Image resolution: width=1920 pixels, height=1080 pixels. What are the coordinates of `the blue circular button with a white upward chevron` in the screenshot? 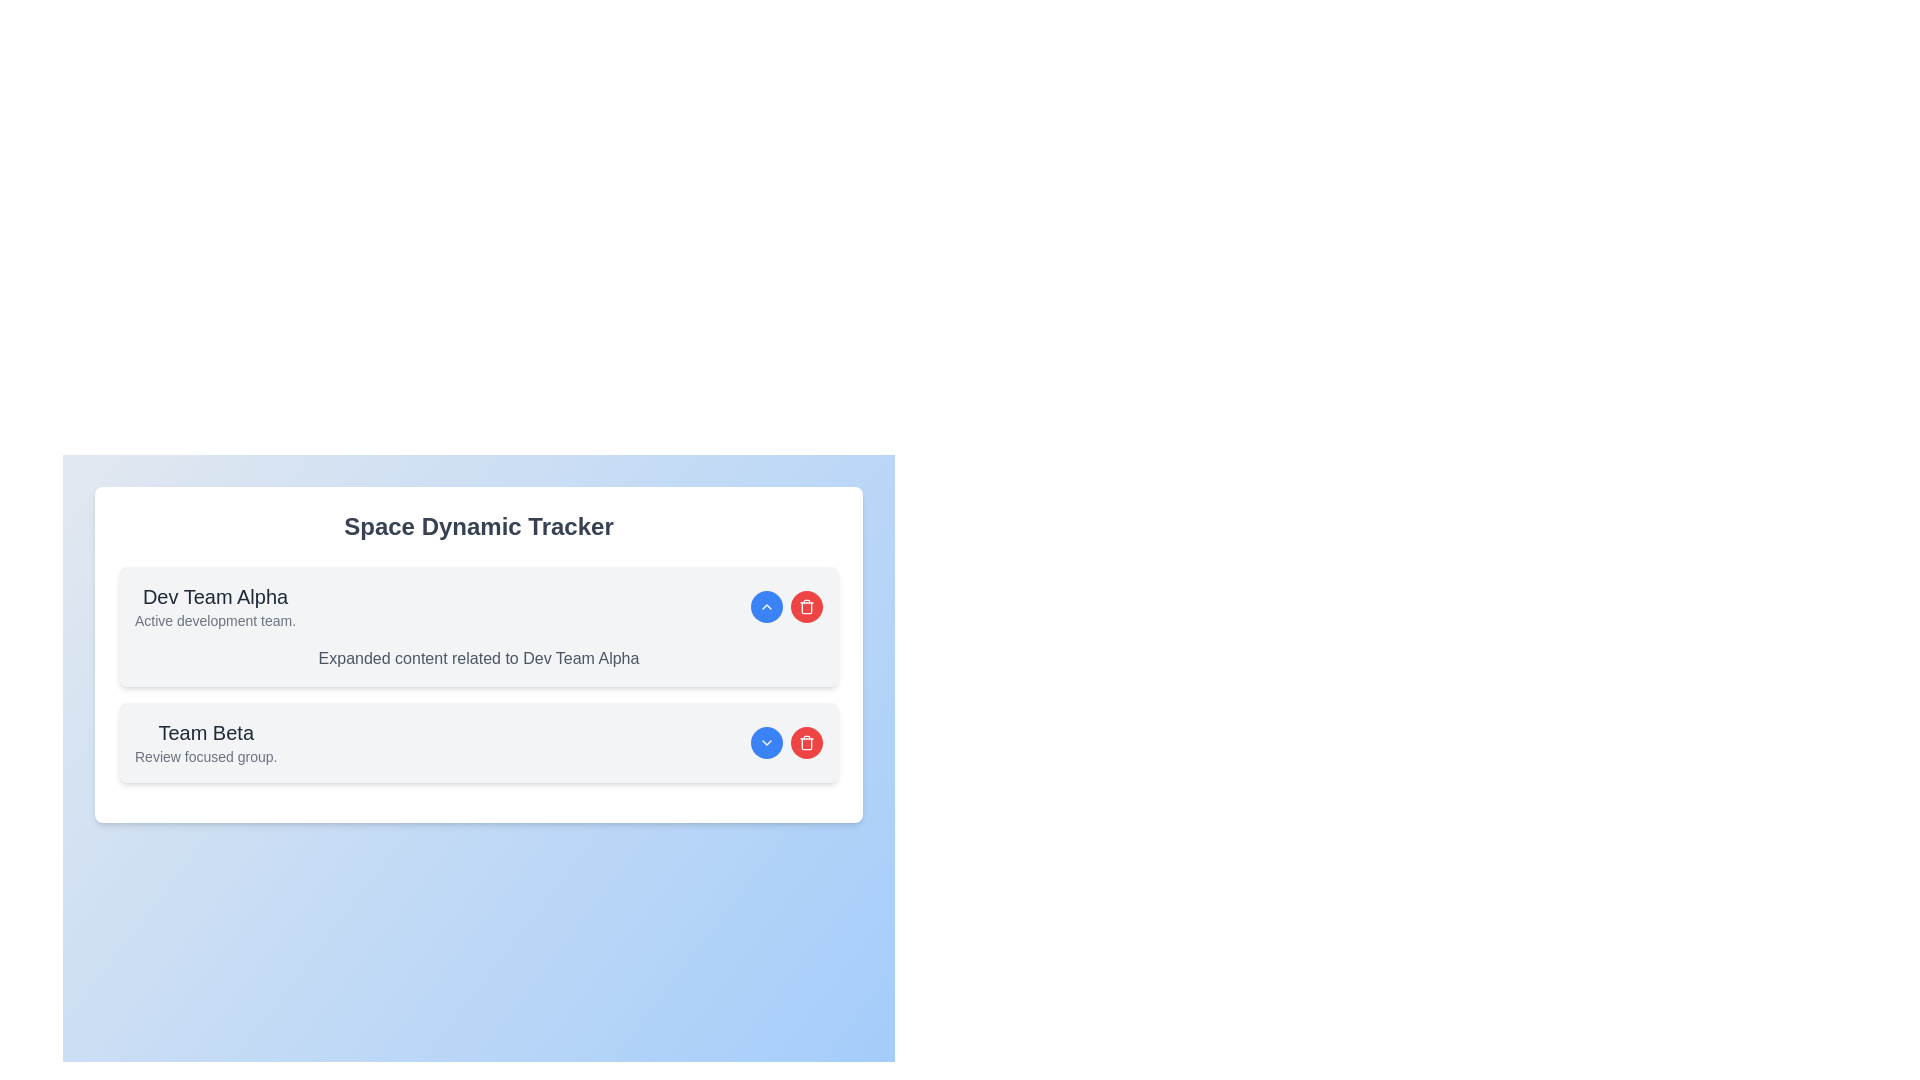 It's located at (786, 605).